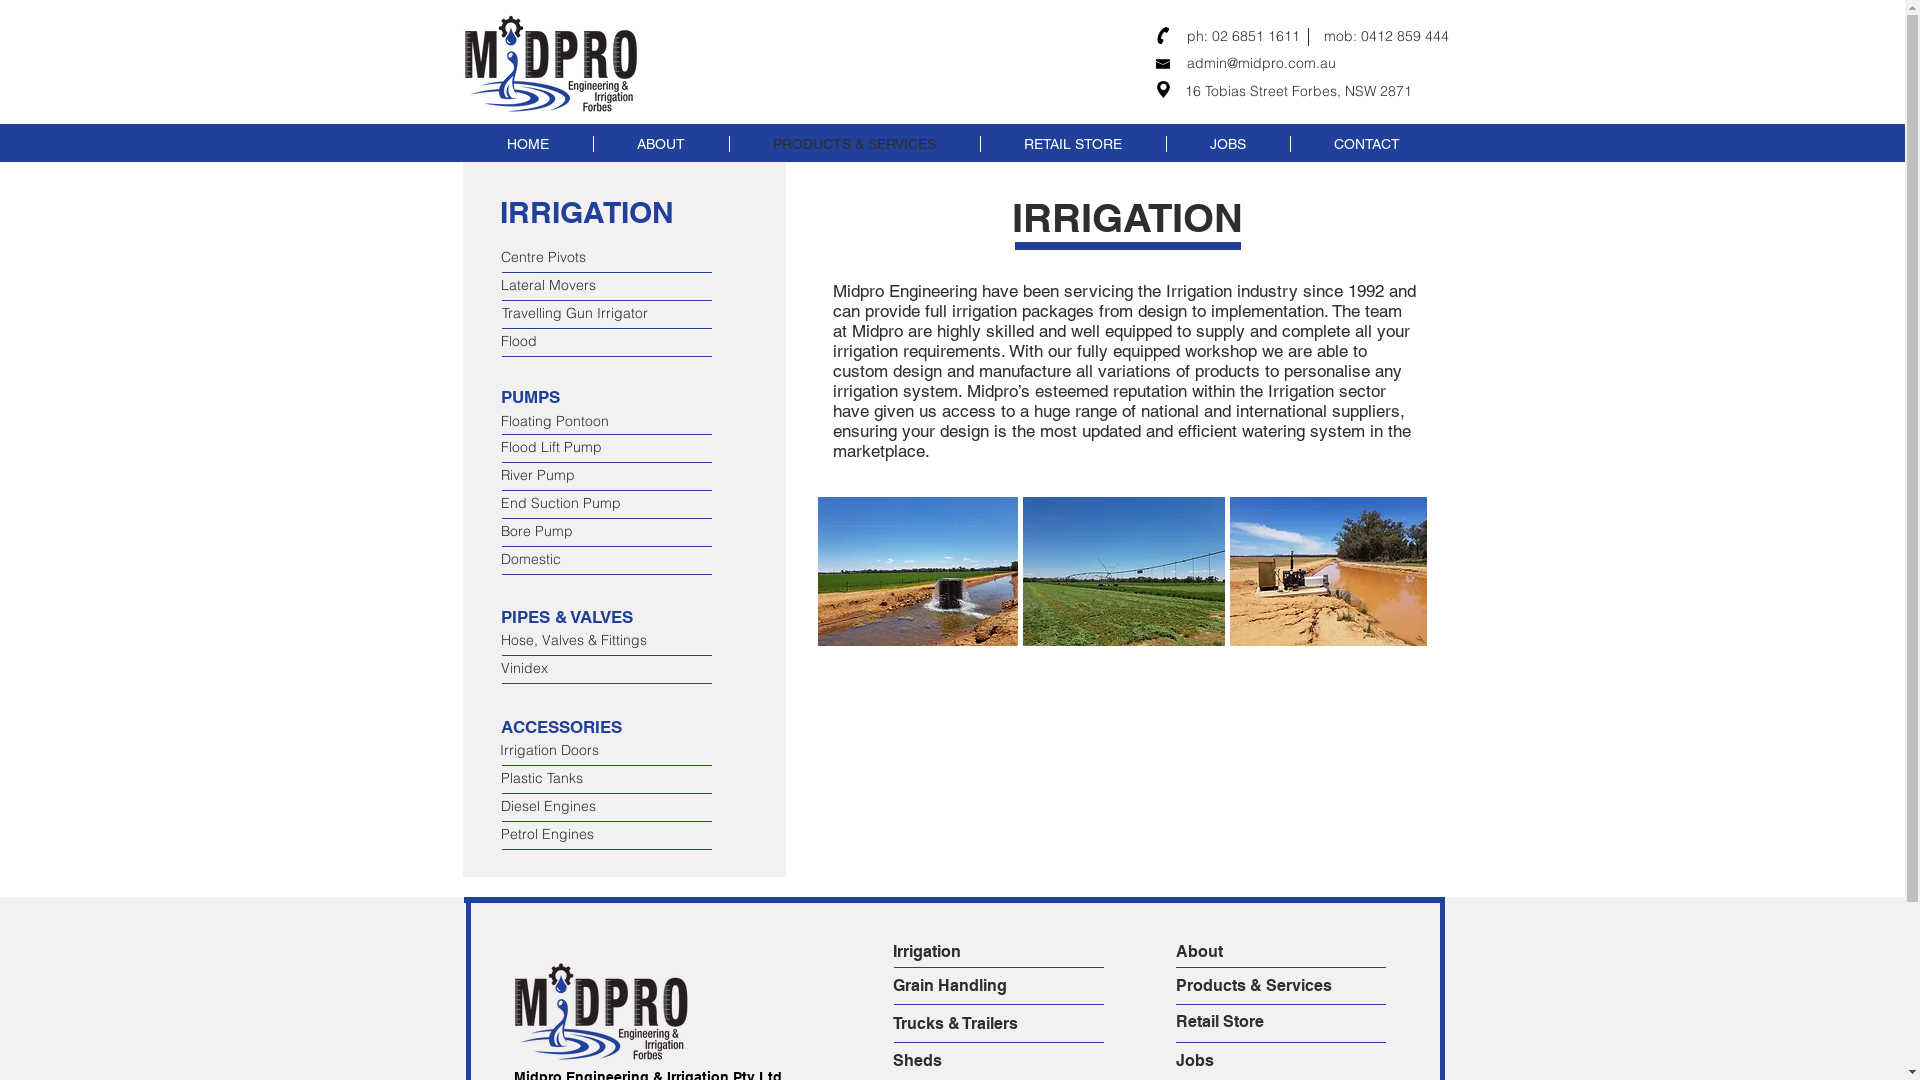  I want to click on 'Floating Pontoon', so click(499, 421).